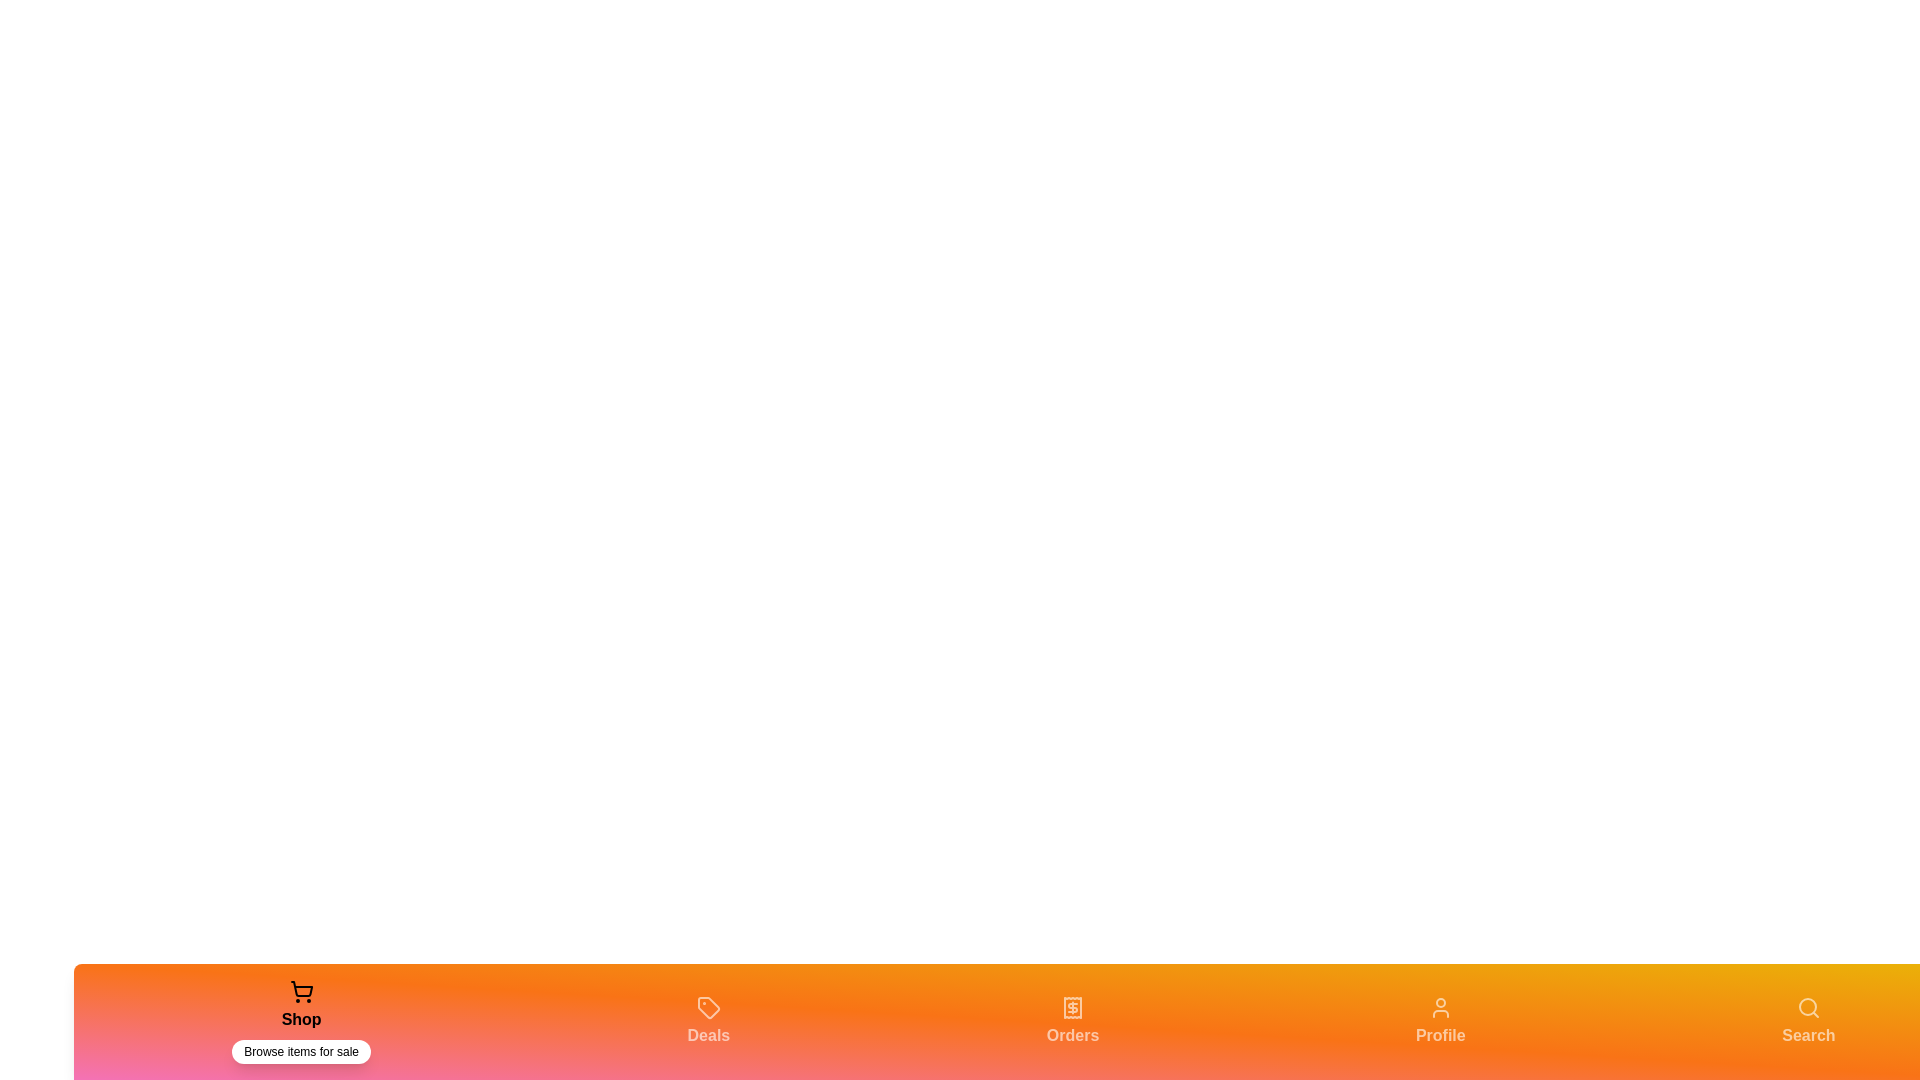 The image size is (1920, 1080). I want to click on the Search tab in the navigation bar, so click(1809, 1022).